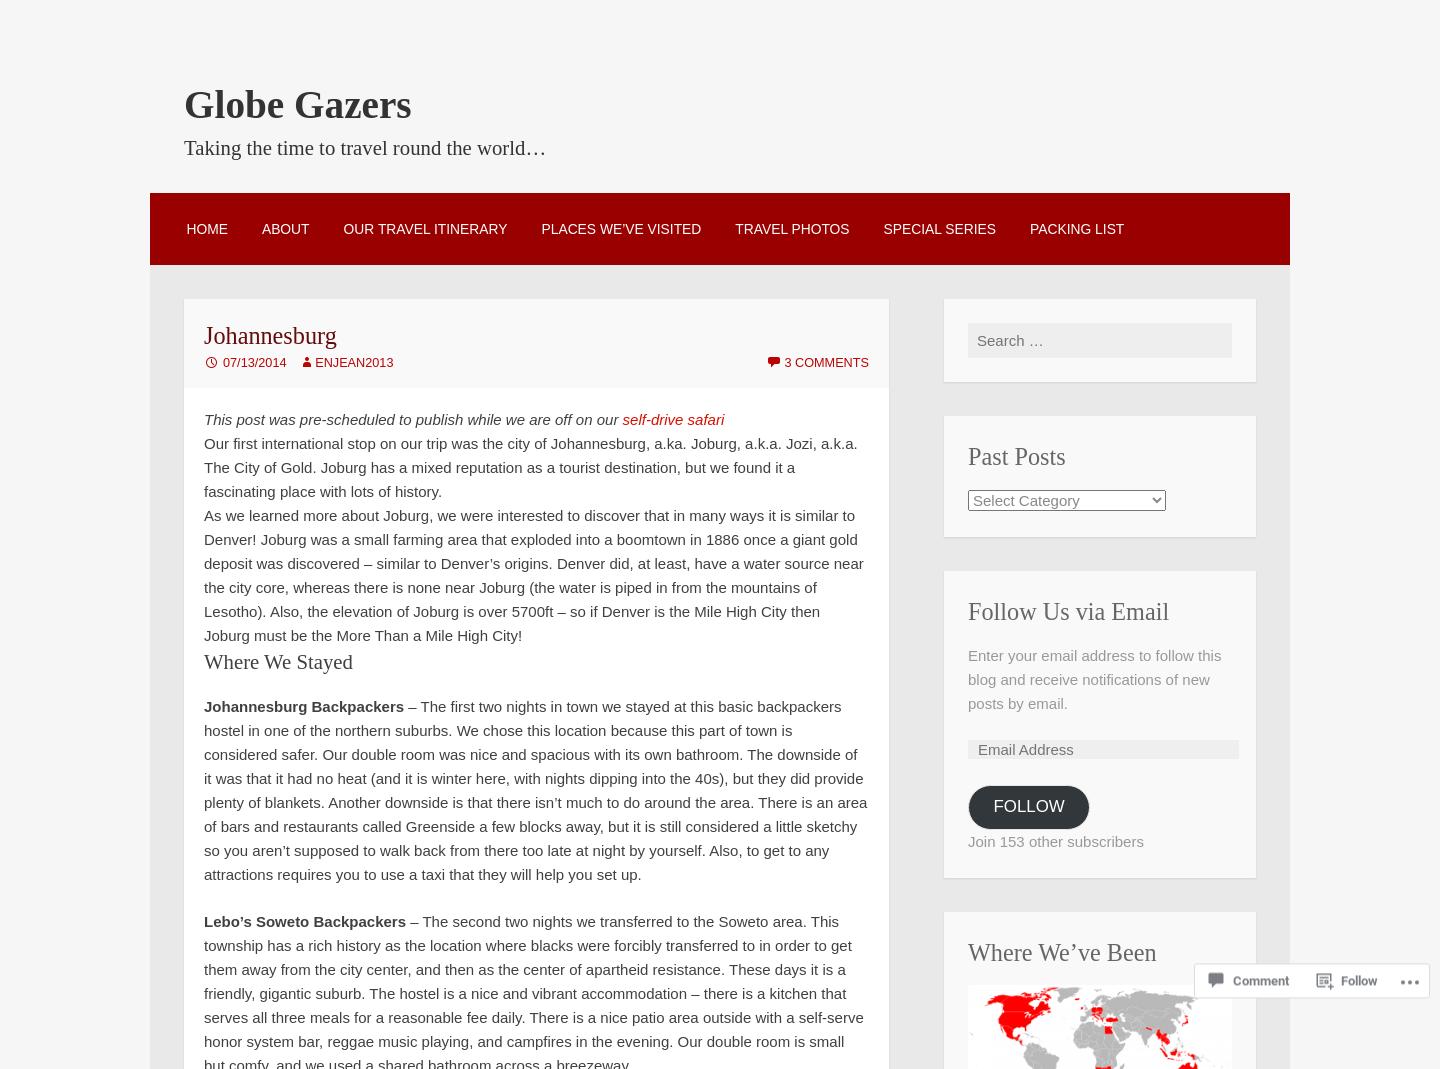 The image size is (1440, 1069). What do you see at coordinates (1062, 951) in the screenshot?
I see `'Where We’ve Been'` at bounding box center [1062, 951].